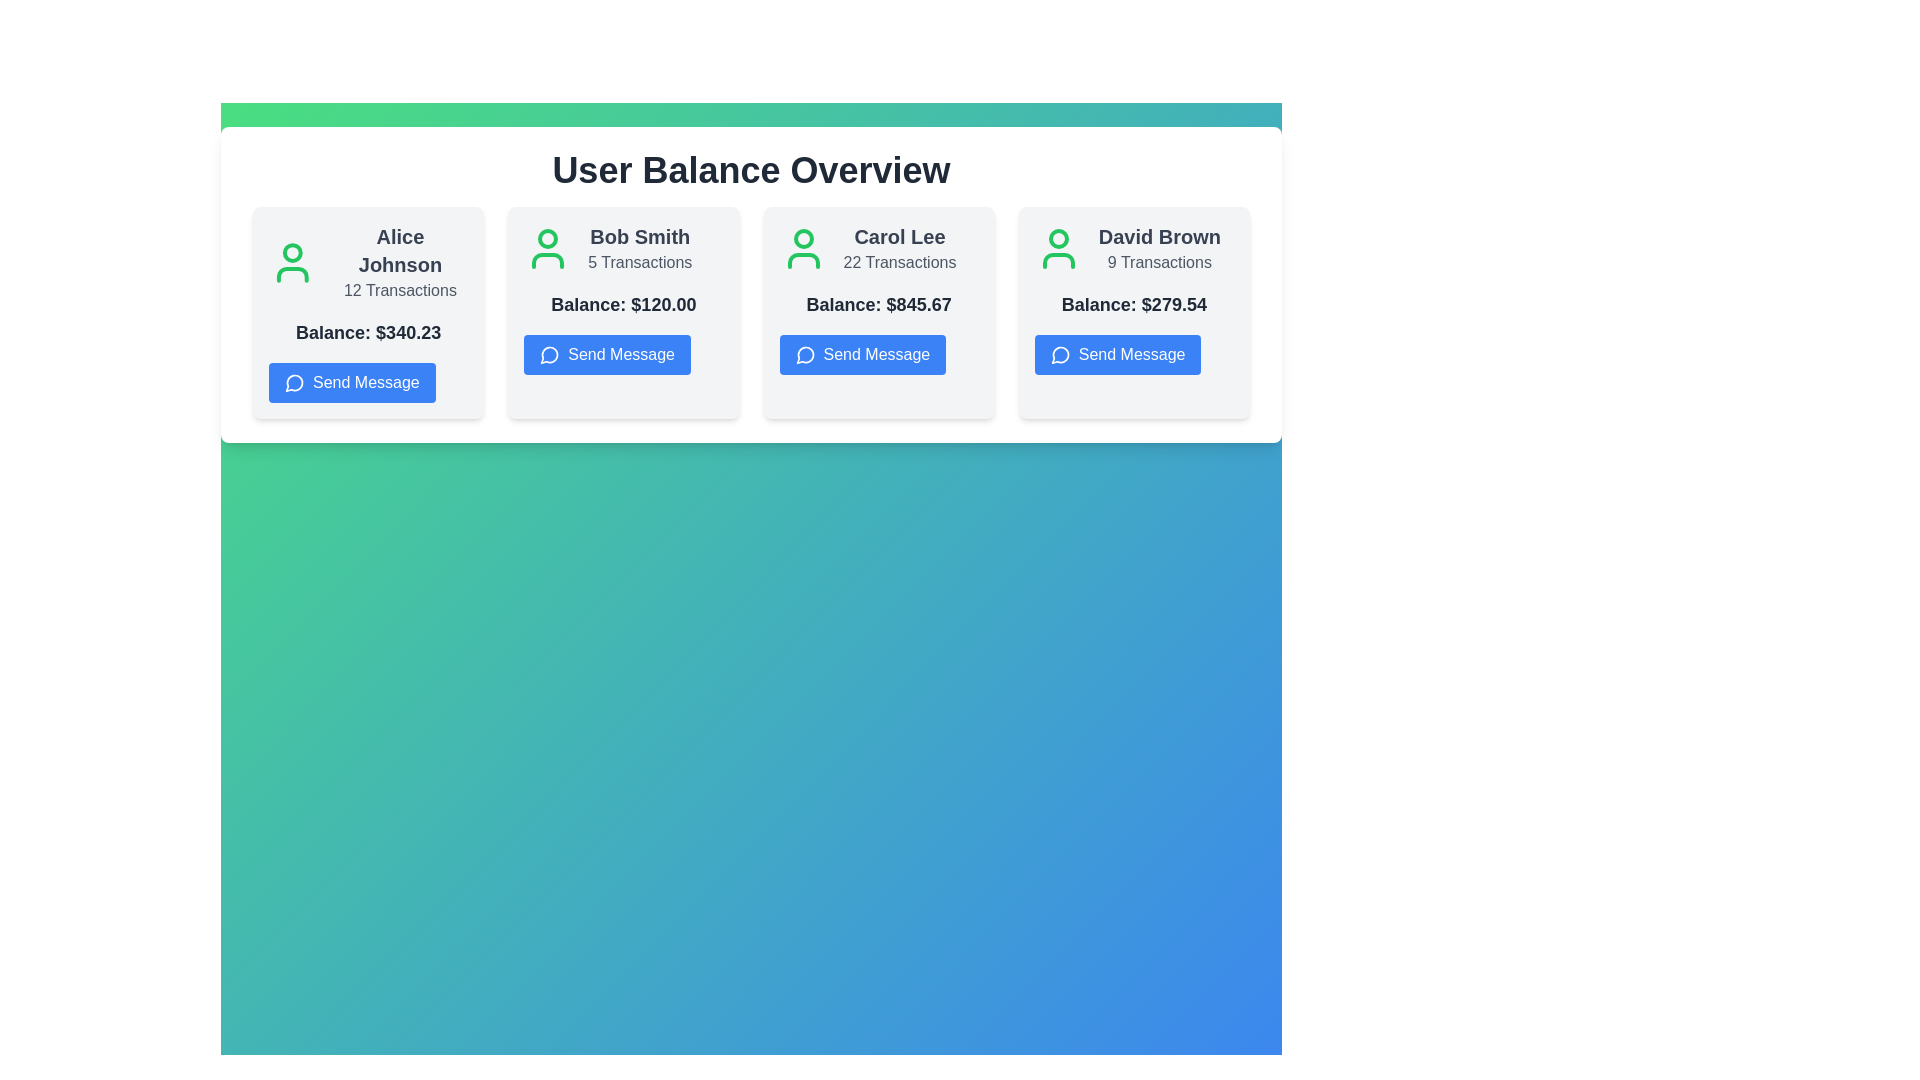  I want to click on the blue rectangular button labeled 'Send Message' with a messaging icon, so click(862, 353).